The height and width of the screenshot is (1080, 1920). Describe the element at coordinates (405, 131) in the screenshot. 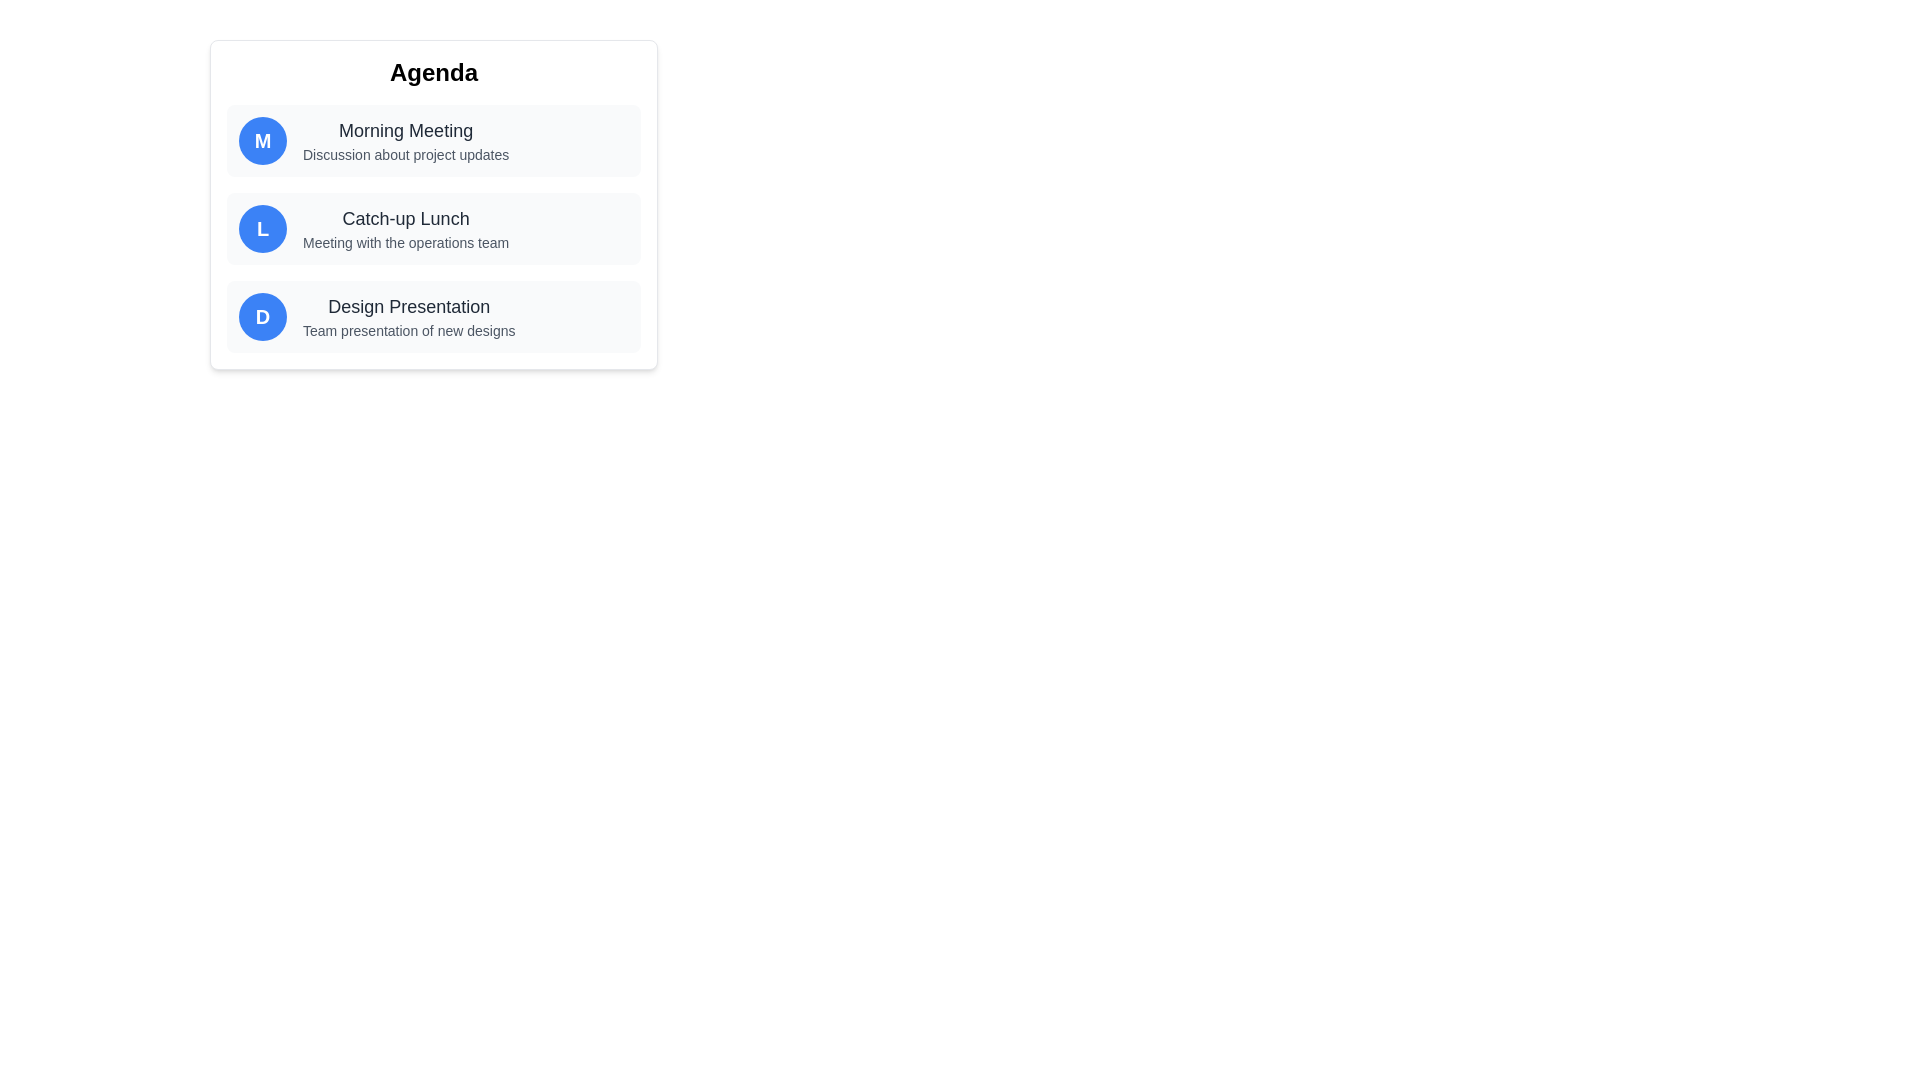

I see `the Text Label that serves as the title for the first item in the agenda list, which reads 'Morning Meeting'` at that location.